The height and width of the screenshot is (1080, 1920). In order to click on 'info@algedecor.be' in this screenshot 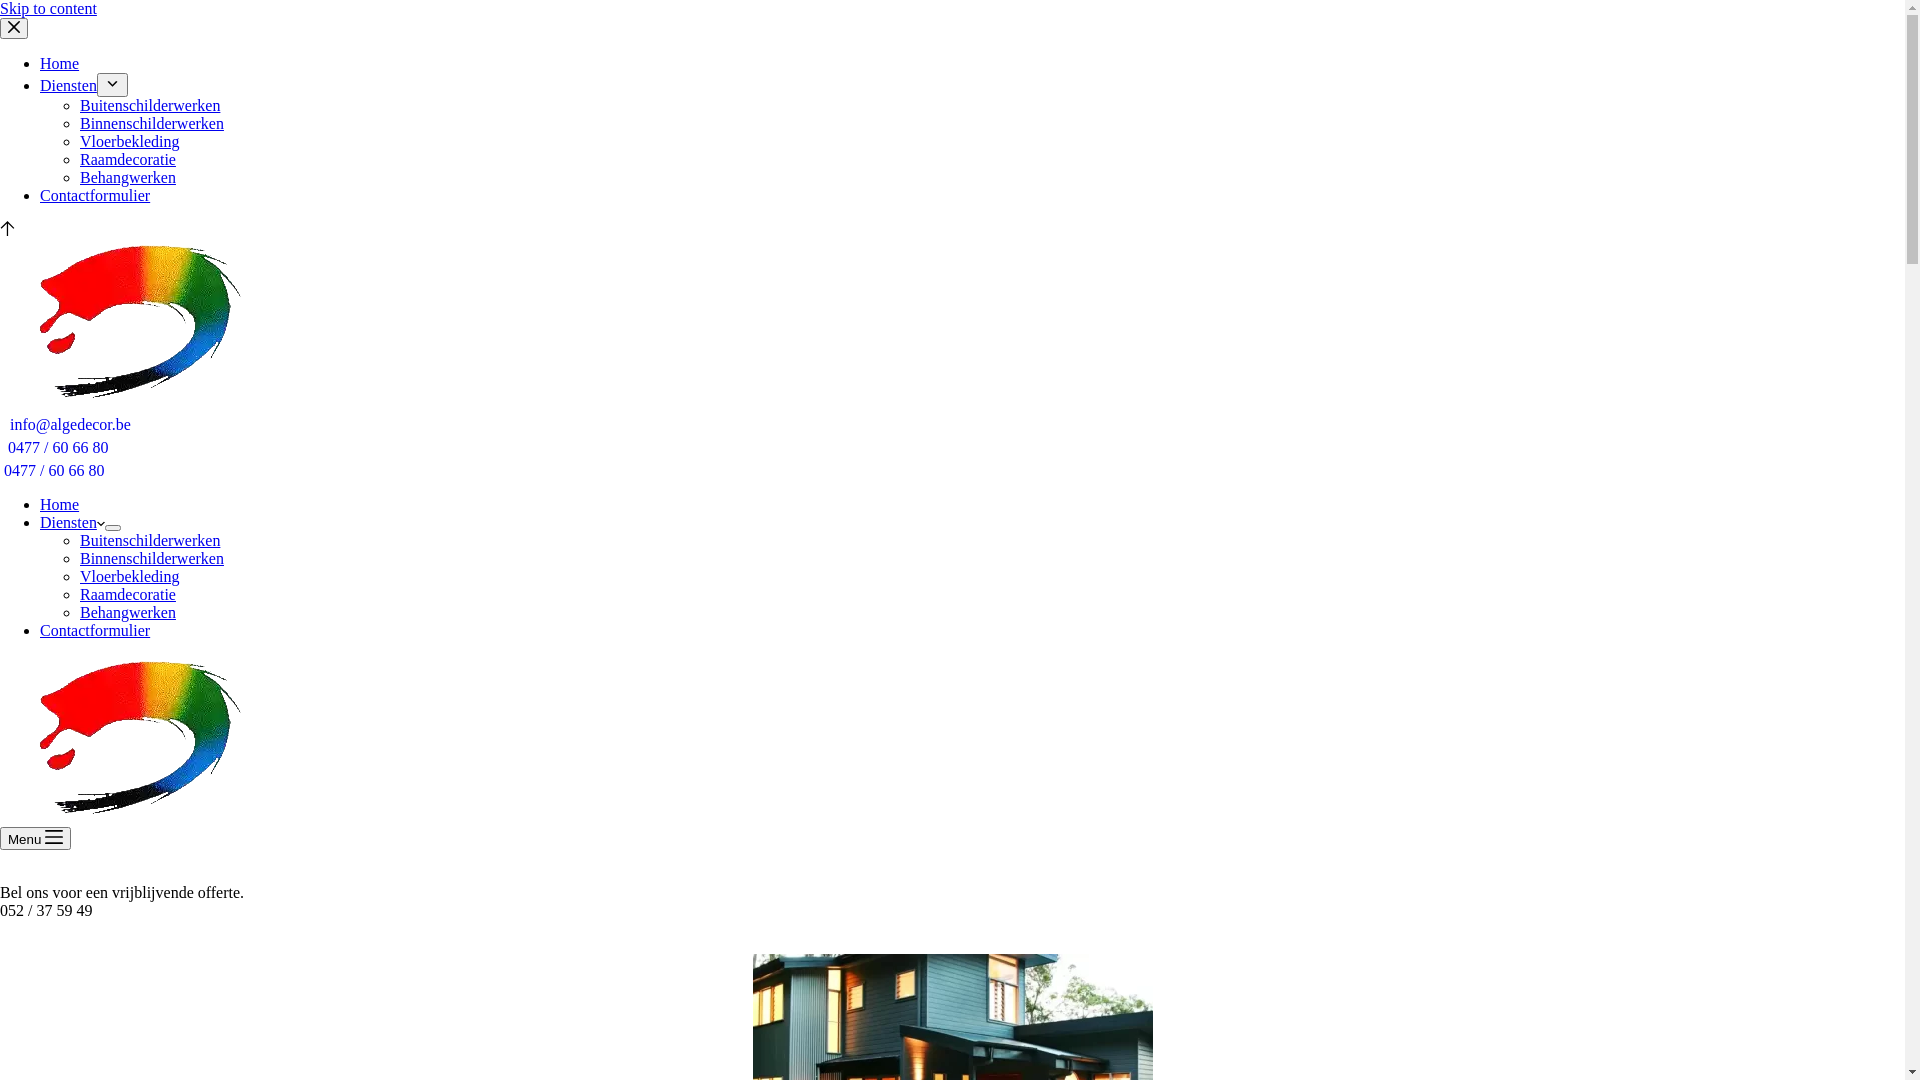, I will do `click(70, 423)`.